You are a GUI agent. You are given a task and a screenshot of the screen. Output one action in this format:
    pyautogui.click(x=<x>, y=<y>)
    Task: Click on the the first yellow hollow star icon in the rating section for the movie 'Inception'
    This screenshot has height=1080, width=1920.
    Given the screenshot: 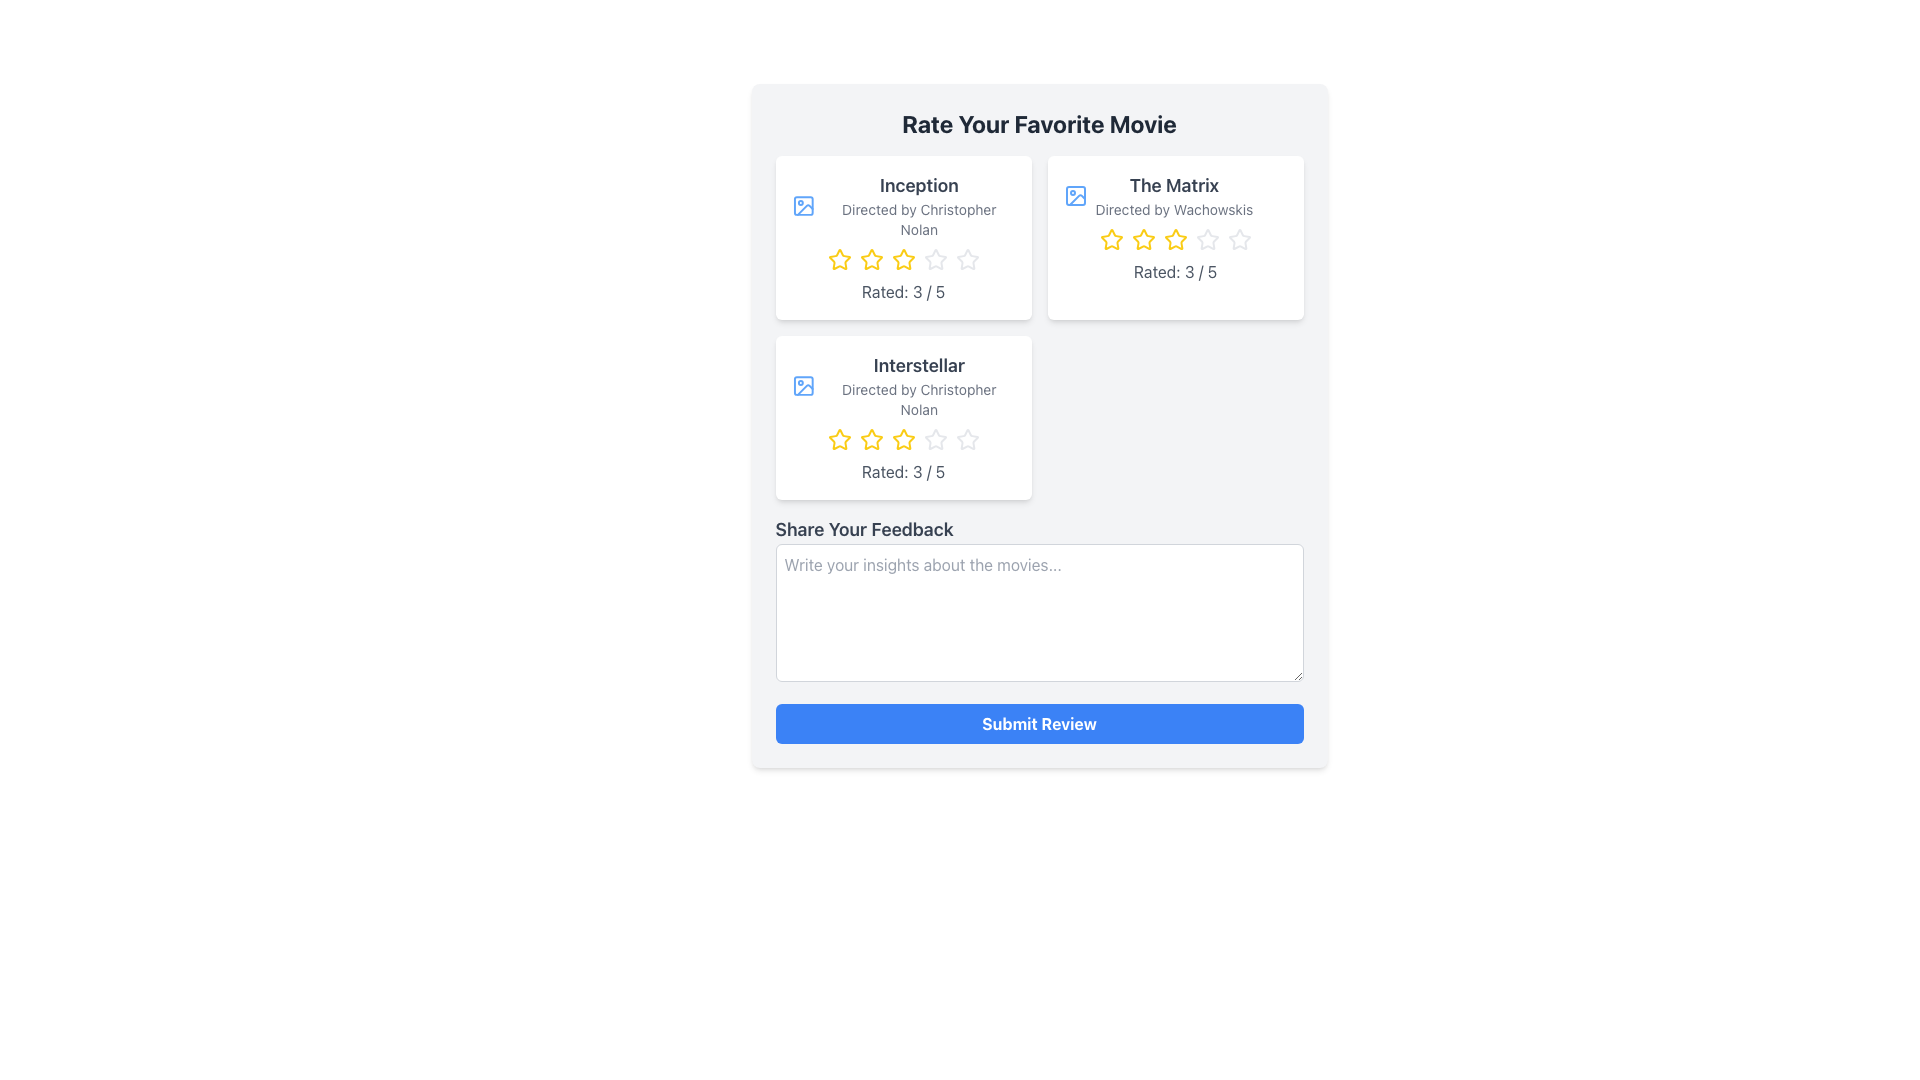 What is the action you would take?
    pyautogui.click(x=839, y=258)
    